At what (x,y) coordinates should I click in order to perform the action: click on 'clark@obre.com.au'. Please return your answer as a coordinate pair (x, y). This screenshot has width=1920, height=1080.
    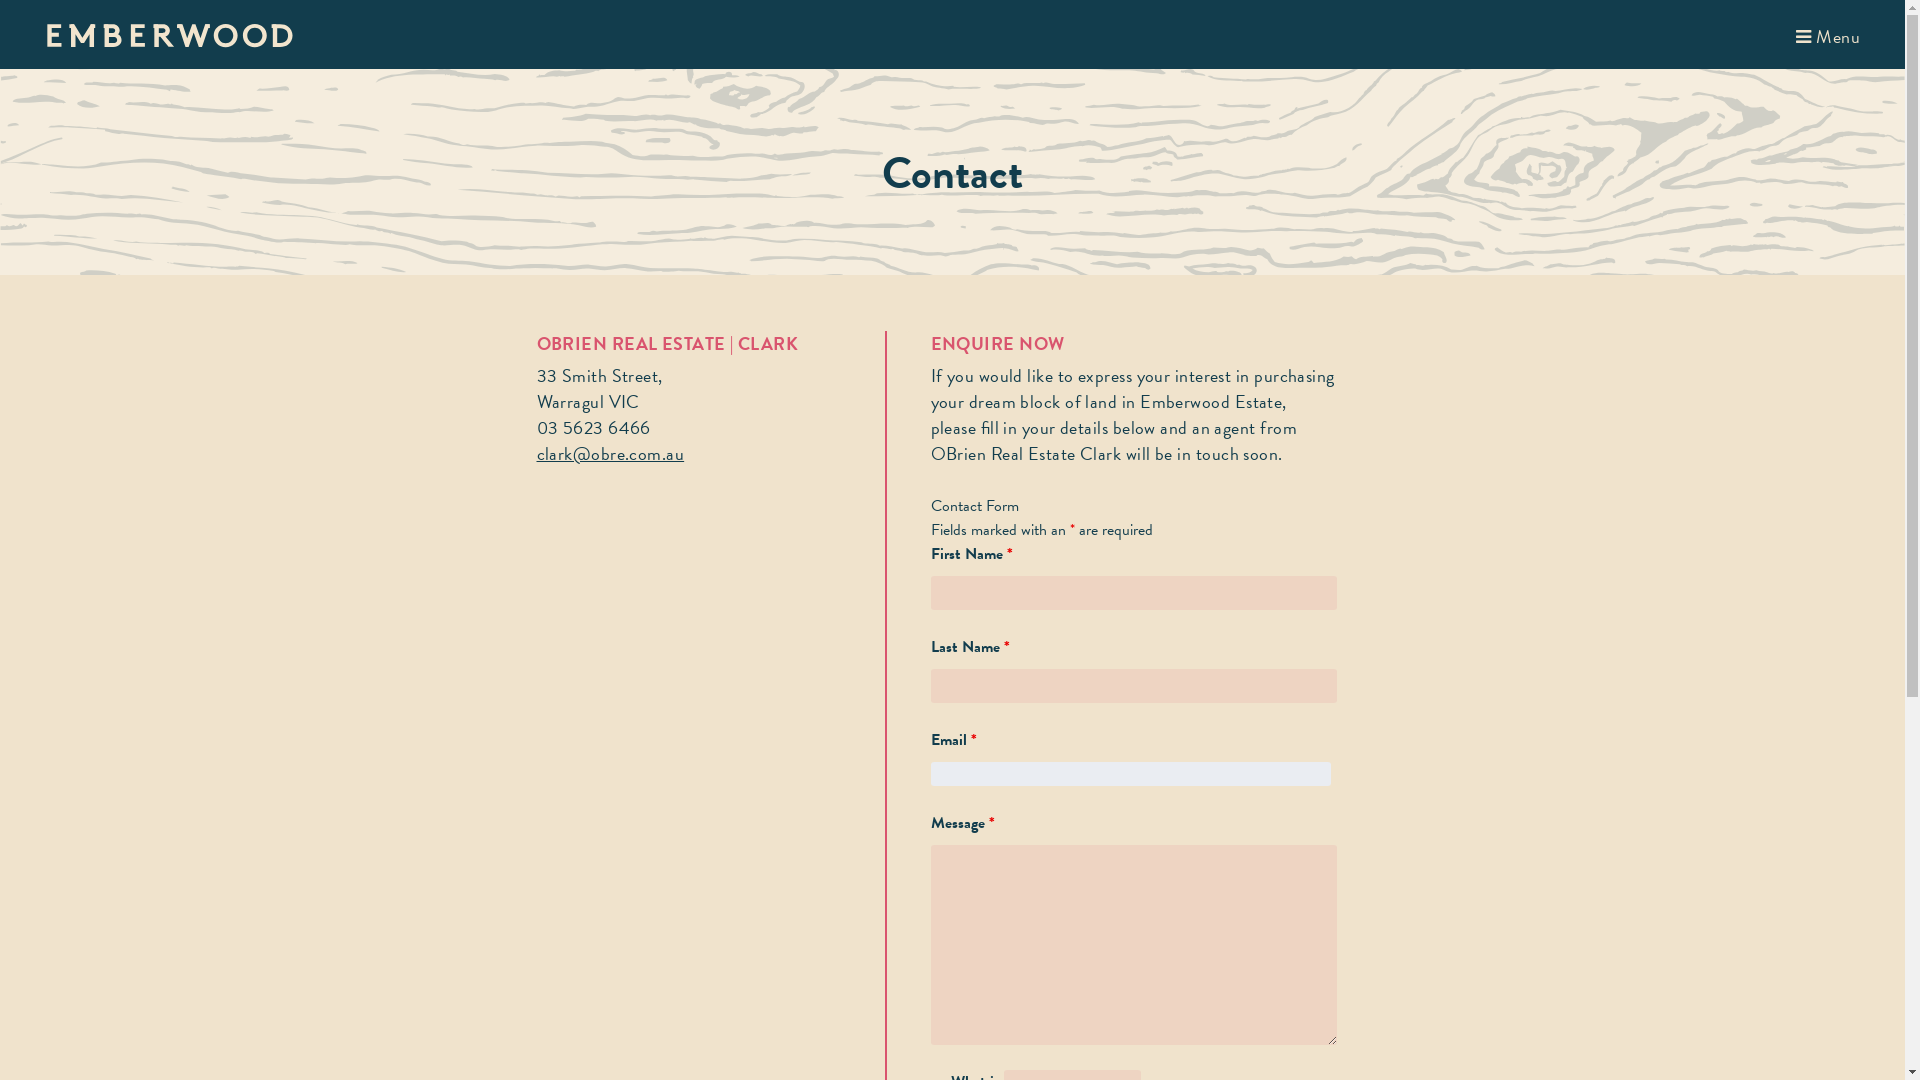
    Looking at the image, I should click on (608, 453).